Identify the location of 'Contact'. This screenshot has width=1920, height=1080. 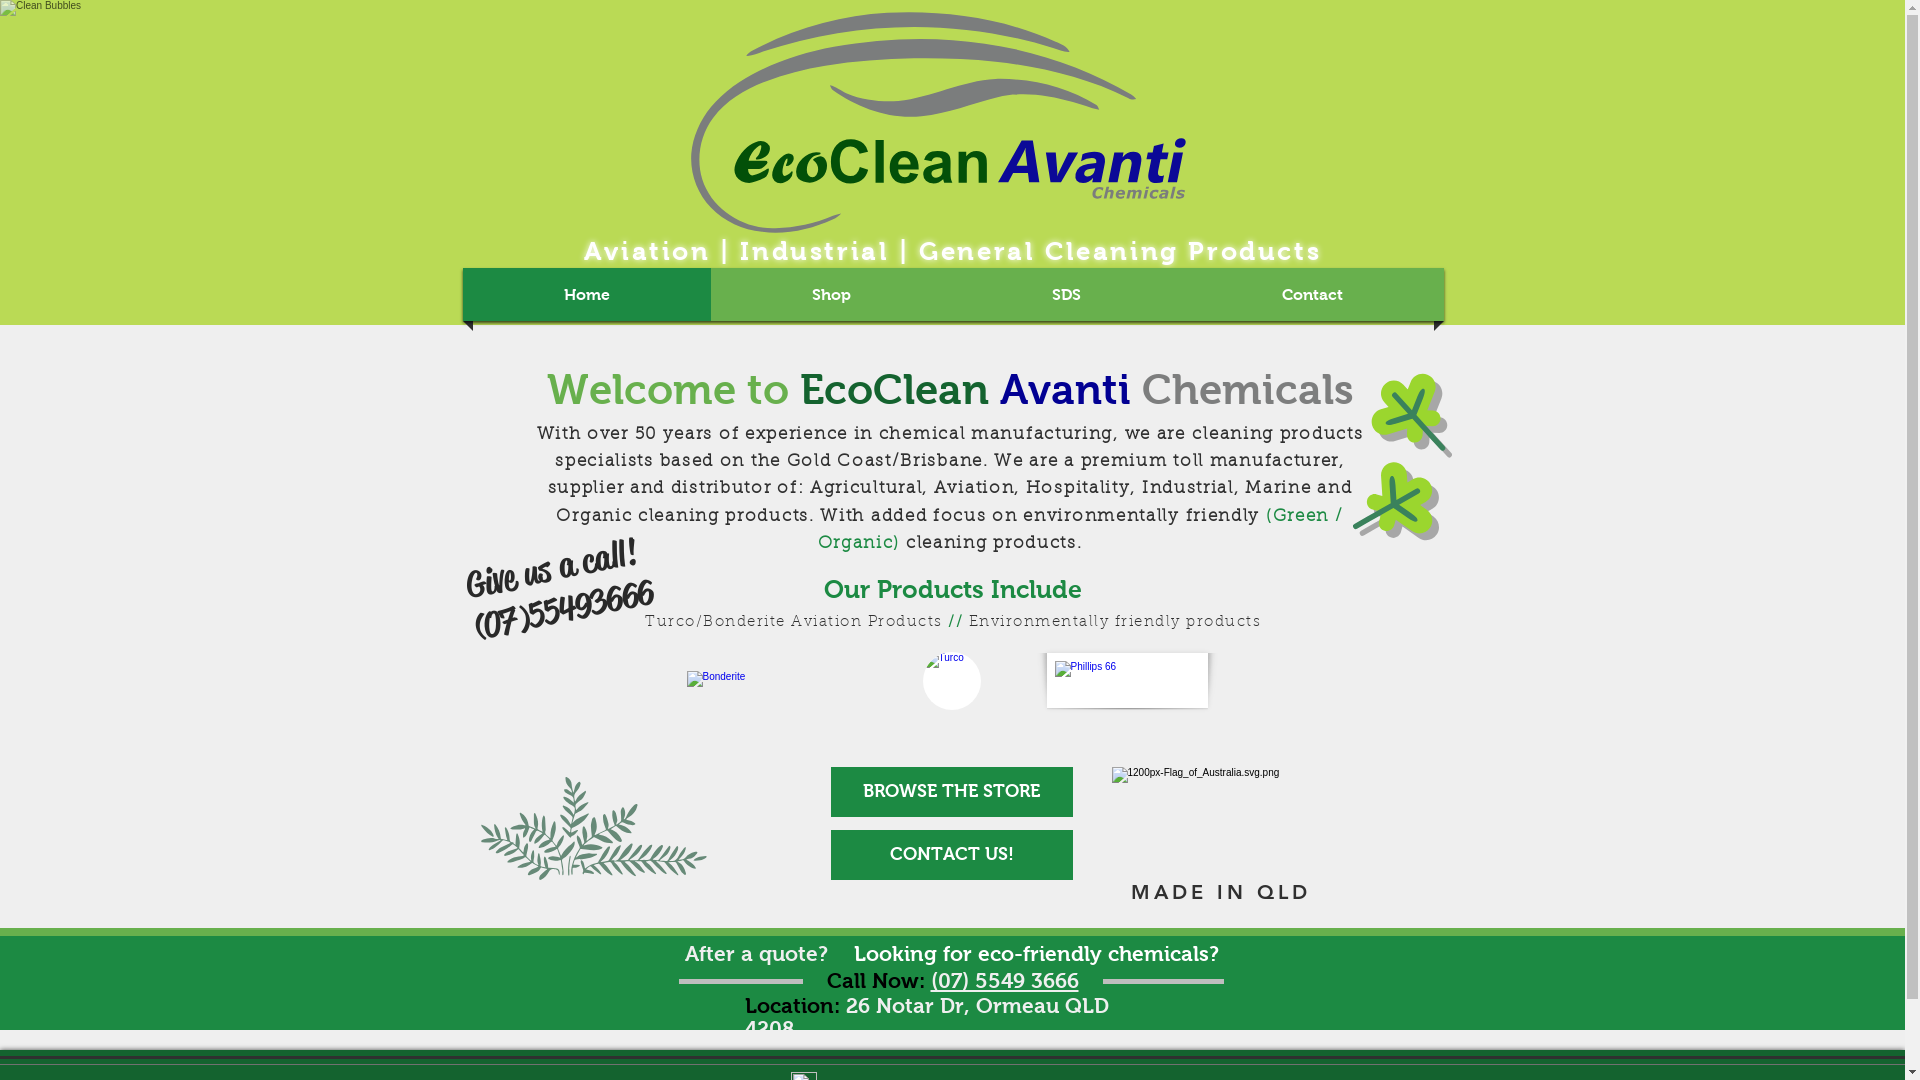
(1311, 294).